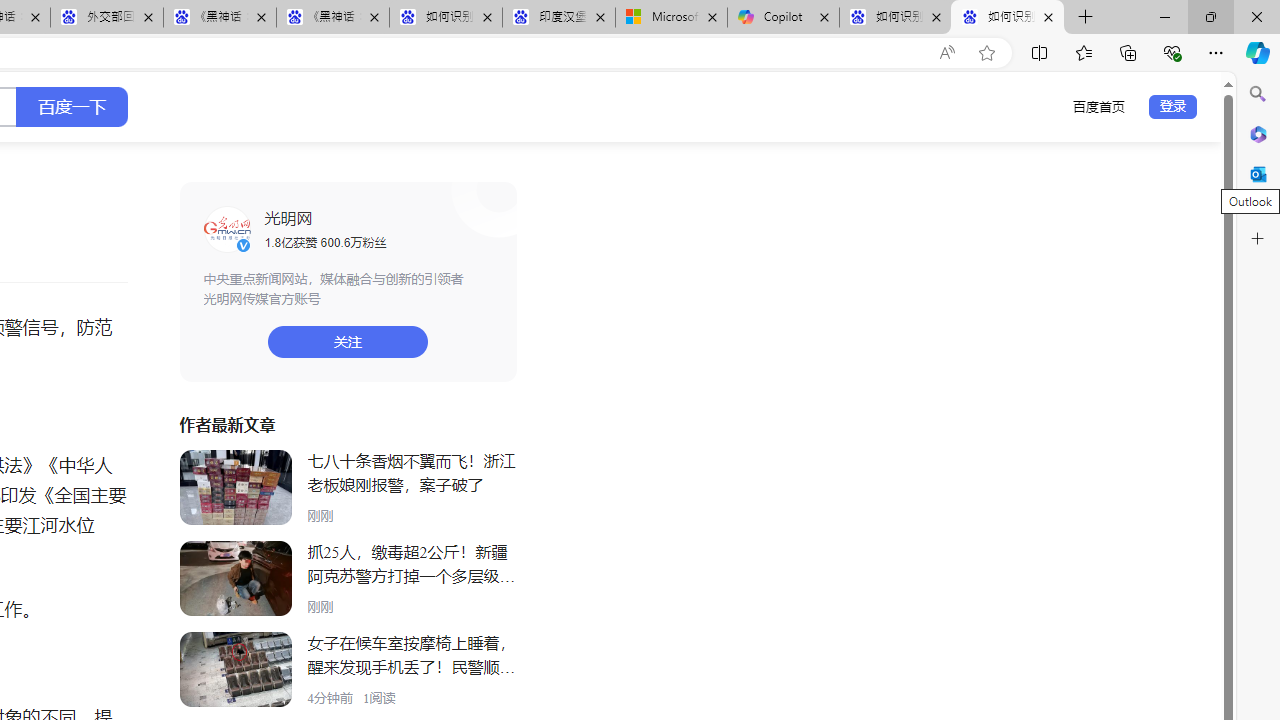 The image size is (1280, 720). What do you see at coordinates (1257, 173) in the screenshot?
I see `'Outlook'` at bounding box center [1257, 173].